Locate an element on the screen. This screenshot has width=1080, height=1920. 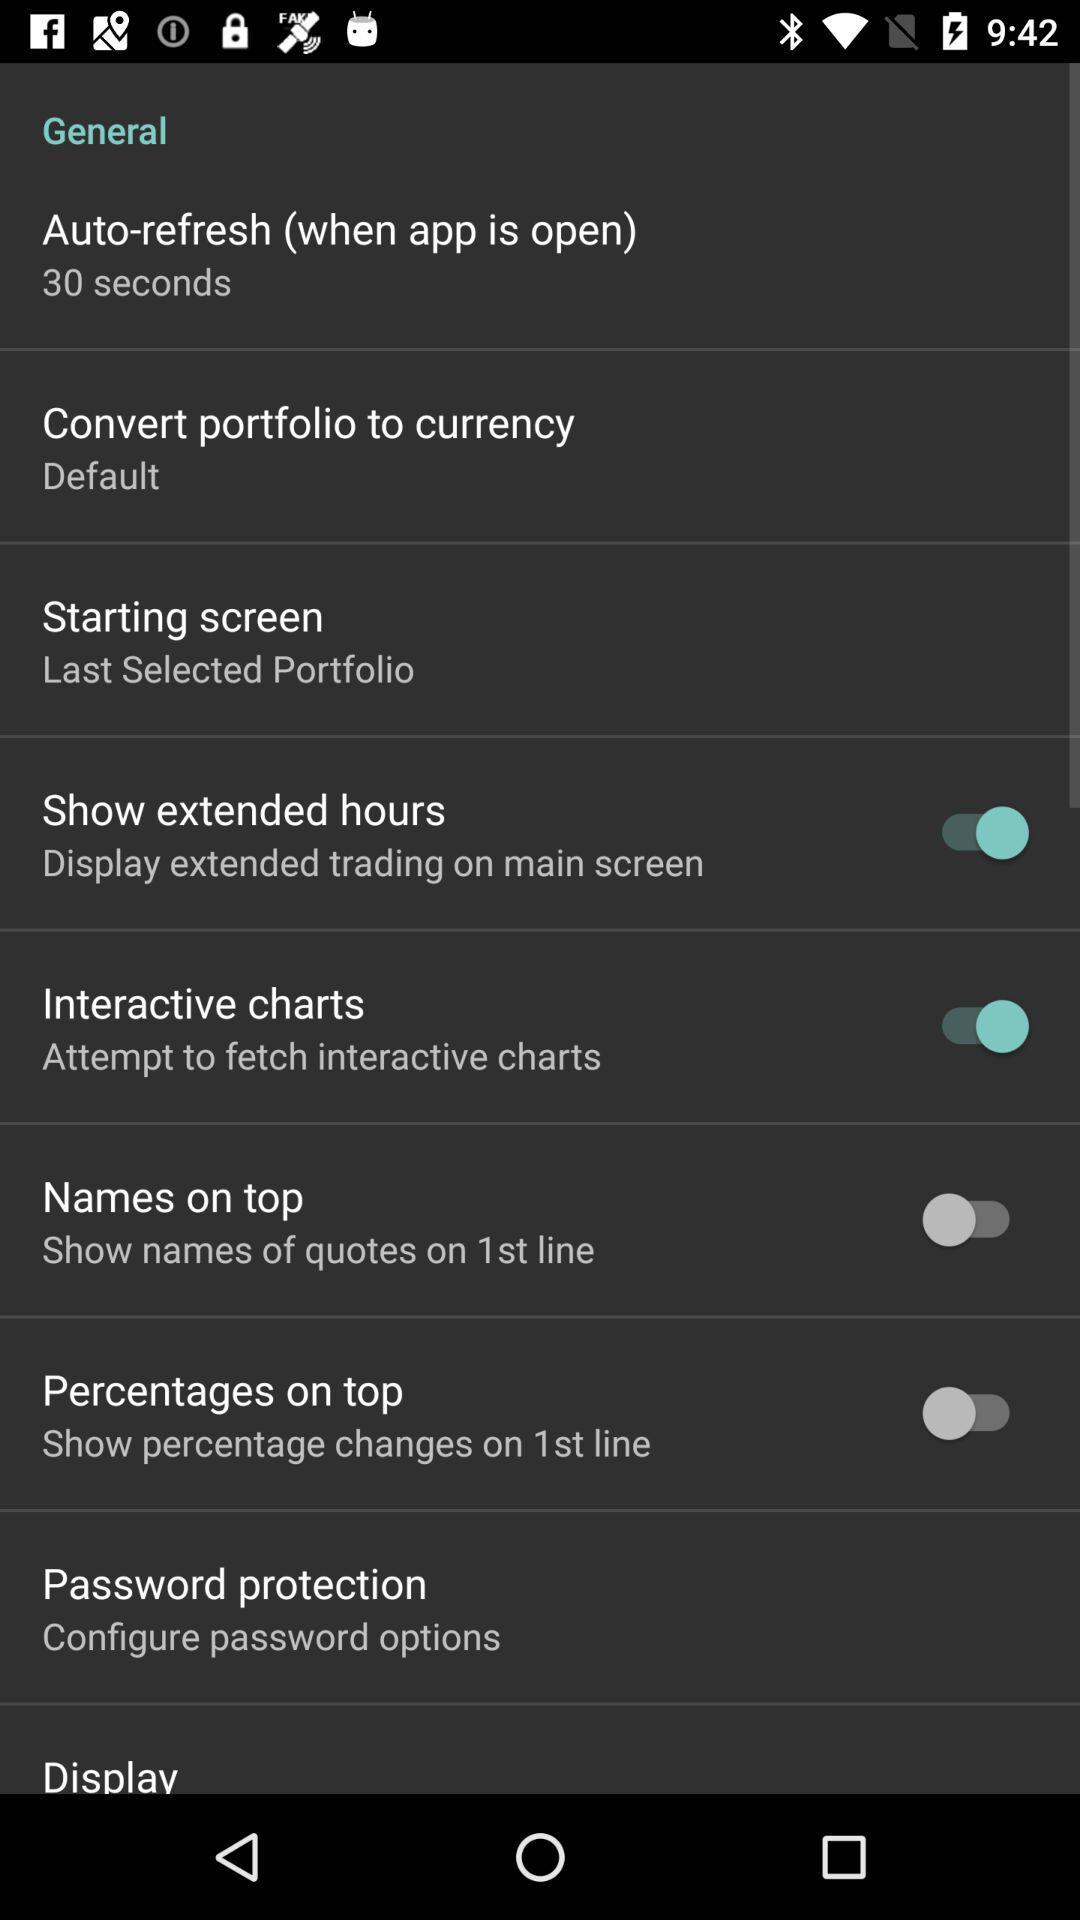
the app below convert portfolio to is located at coordinates (100, 473).